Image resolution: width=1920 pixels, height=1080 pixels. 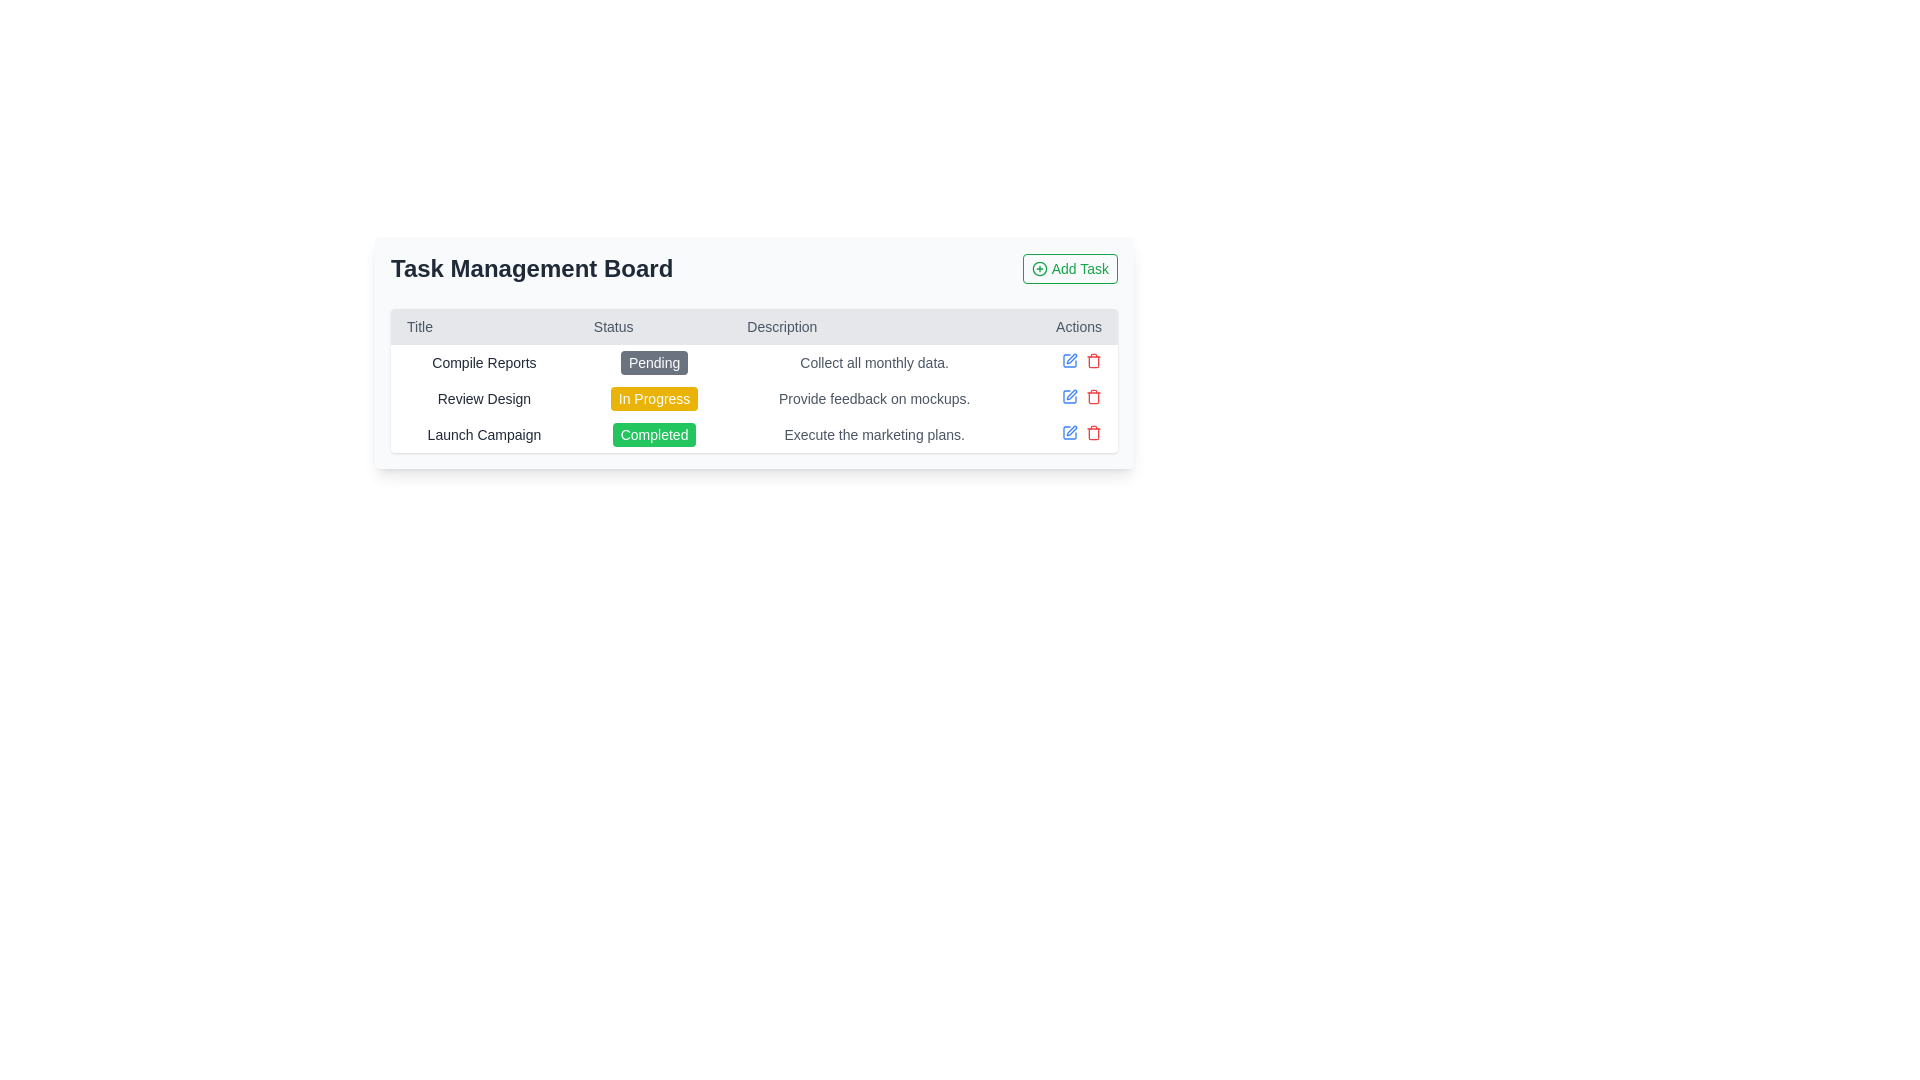 What do you see at coordinates (1069, 268) in the screenshot?
I see `the button that allows users to add a new task to the task management board, located to the right of the title text 'Task Management Board' in the header section` at bounding box center [1069, 268].